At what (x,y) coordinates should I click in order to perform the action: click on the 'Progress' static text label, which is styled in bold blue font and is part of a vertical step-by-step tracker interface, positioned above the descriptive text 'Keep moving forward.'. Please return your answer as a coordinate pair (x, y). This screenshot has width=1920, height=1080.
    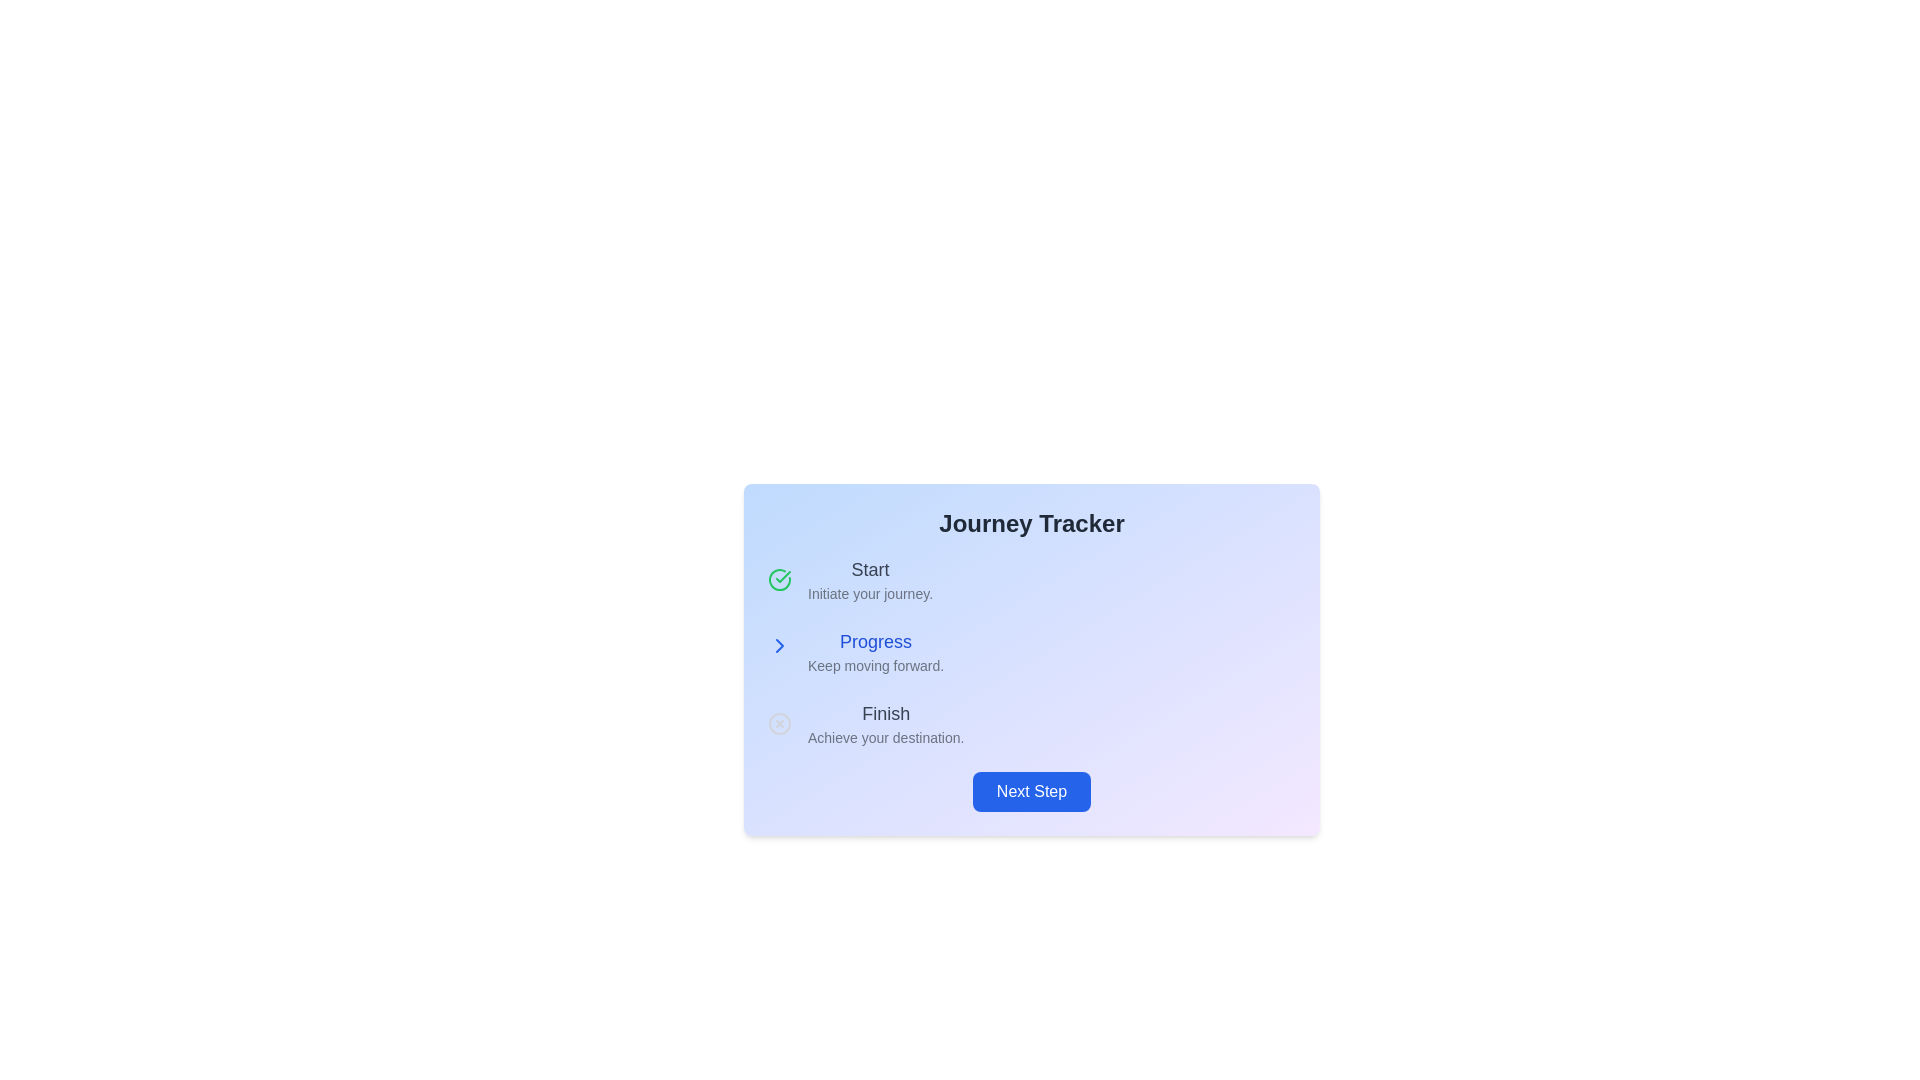
    Looking at the image, I should click on (876, 641).